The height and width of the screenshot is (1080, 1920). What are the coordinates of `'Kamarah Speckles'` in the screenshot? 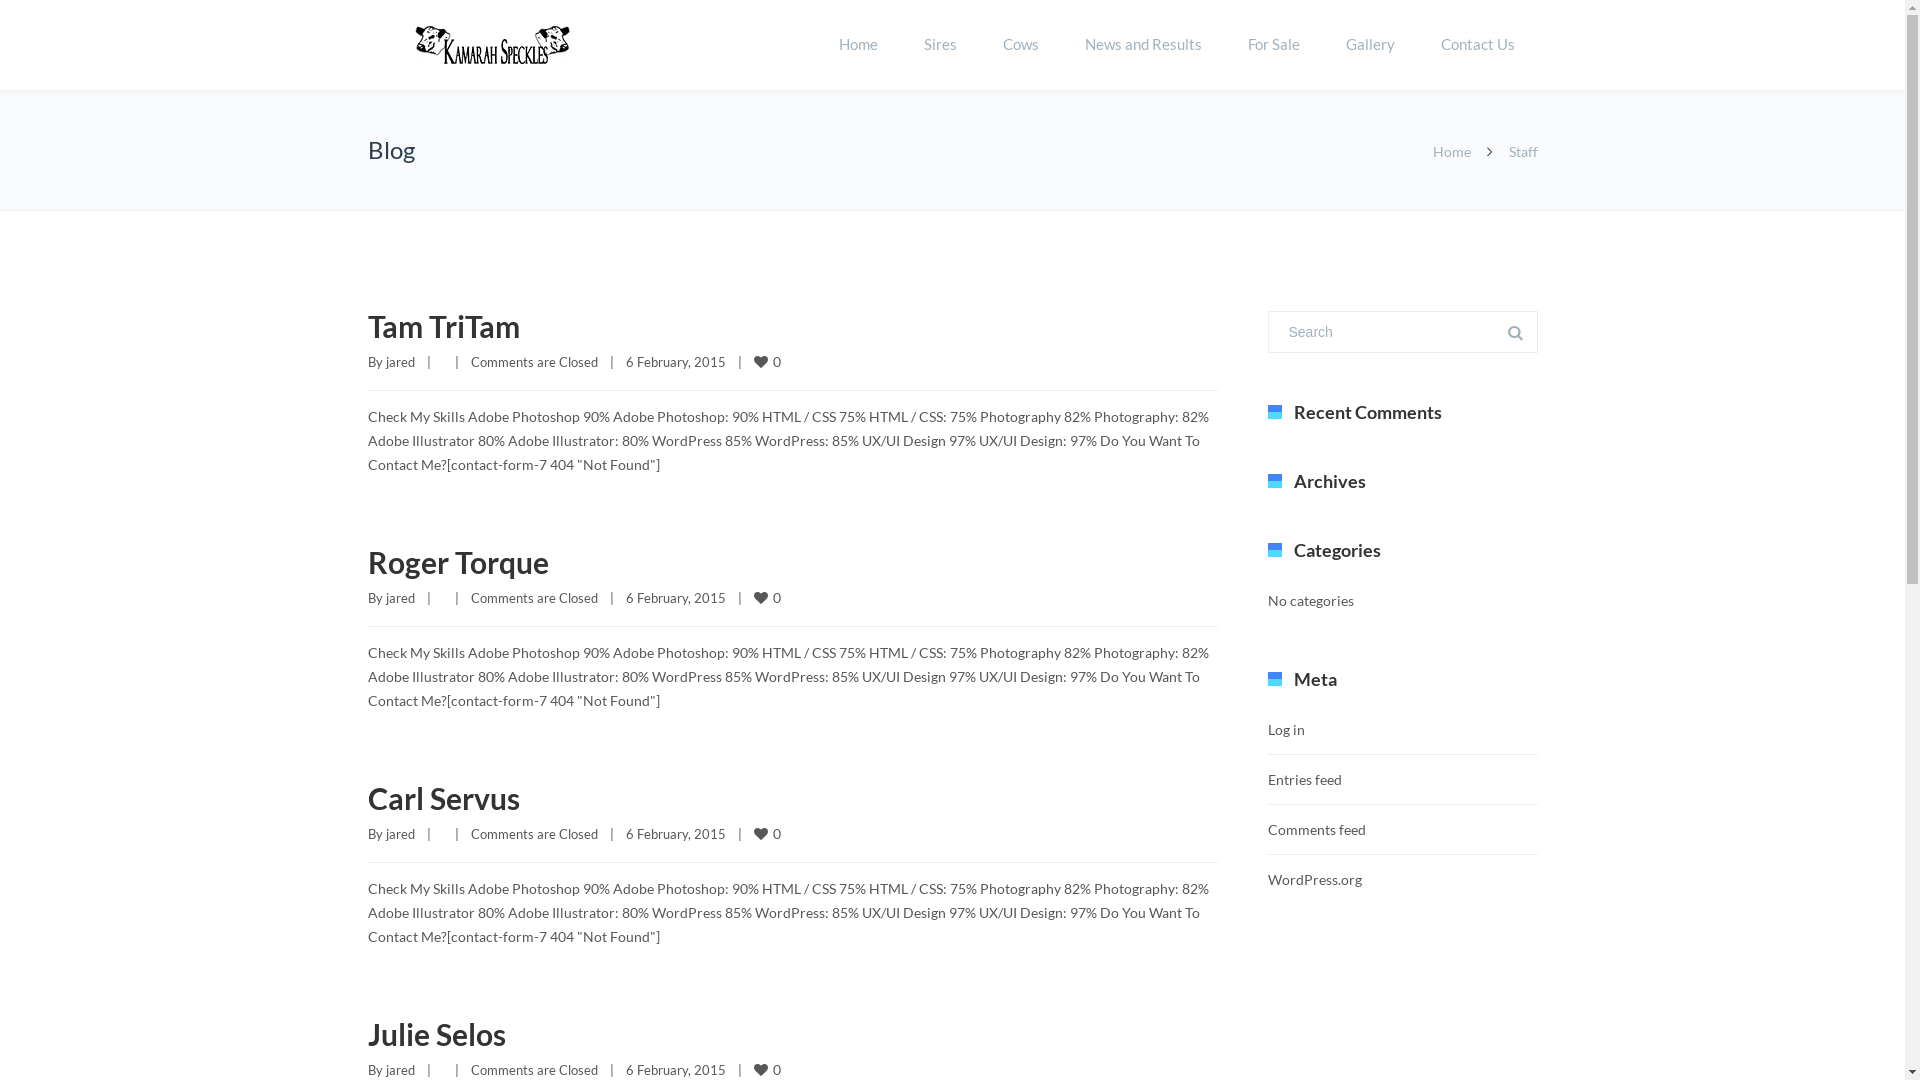 It's located at (493, 45).